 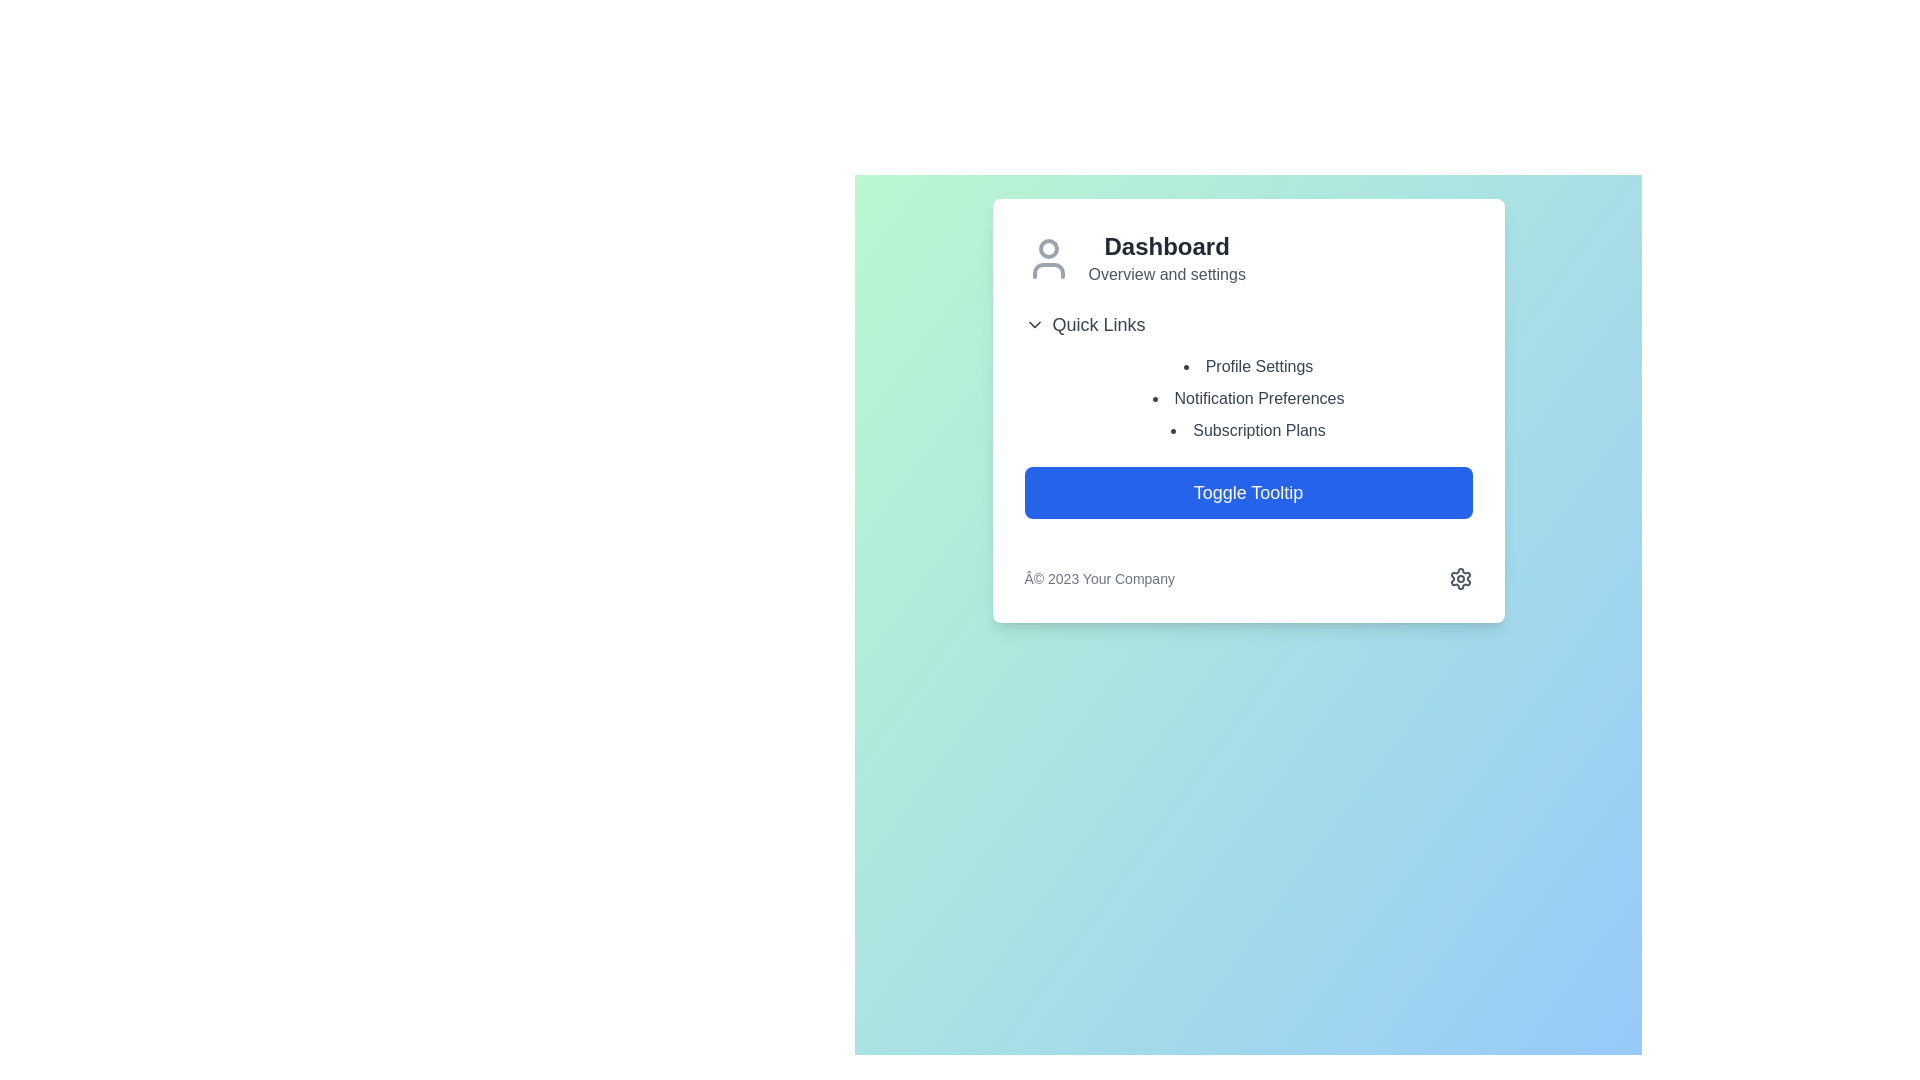 What do you see at coordinates (1247, 366) in the screenshot?
I see `the 'Profile Settings' text label, which is styled in gray (#707070) and aligned to the left in a bulleted list under 'Quick Links'` at bounding box center [1247, 366].